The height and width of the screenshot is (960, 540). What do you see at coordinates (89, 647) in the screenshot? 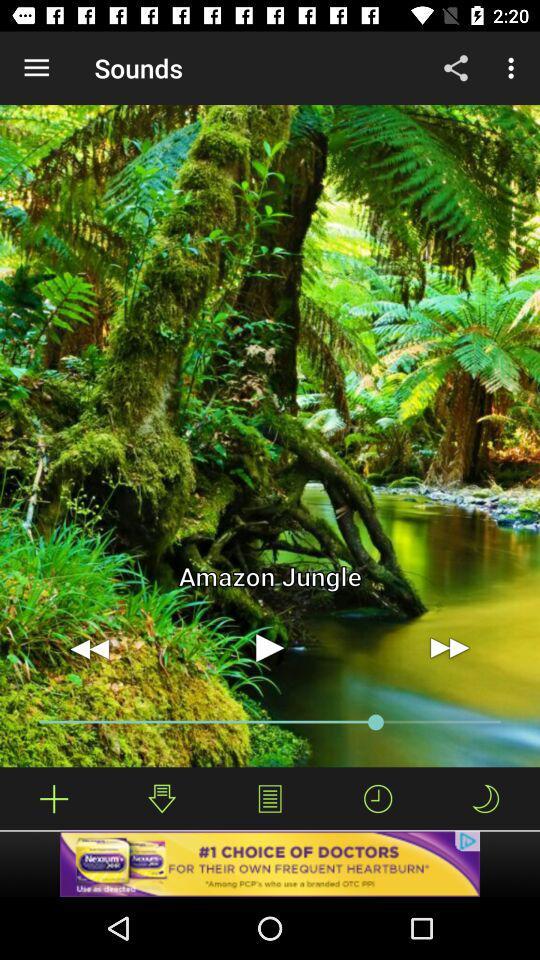
I see `rewind` at bounding box center [89, 647].